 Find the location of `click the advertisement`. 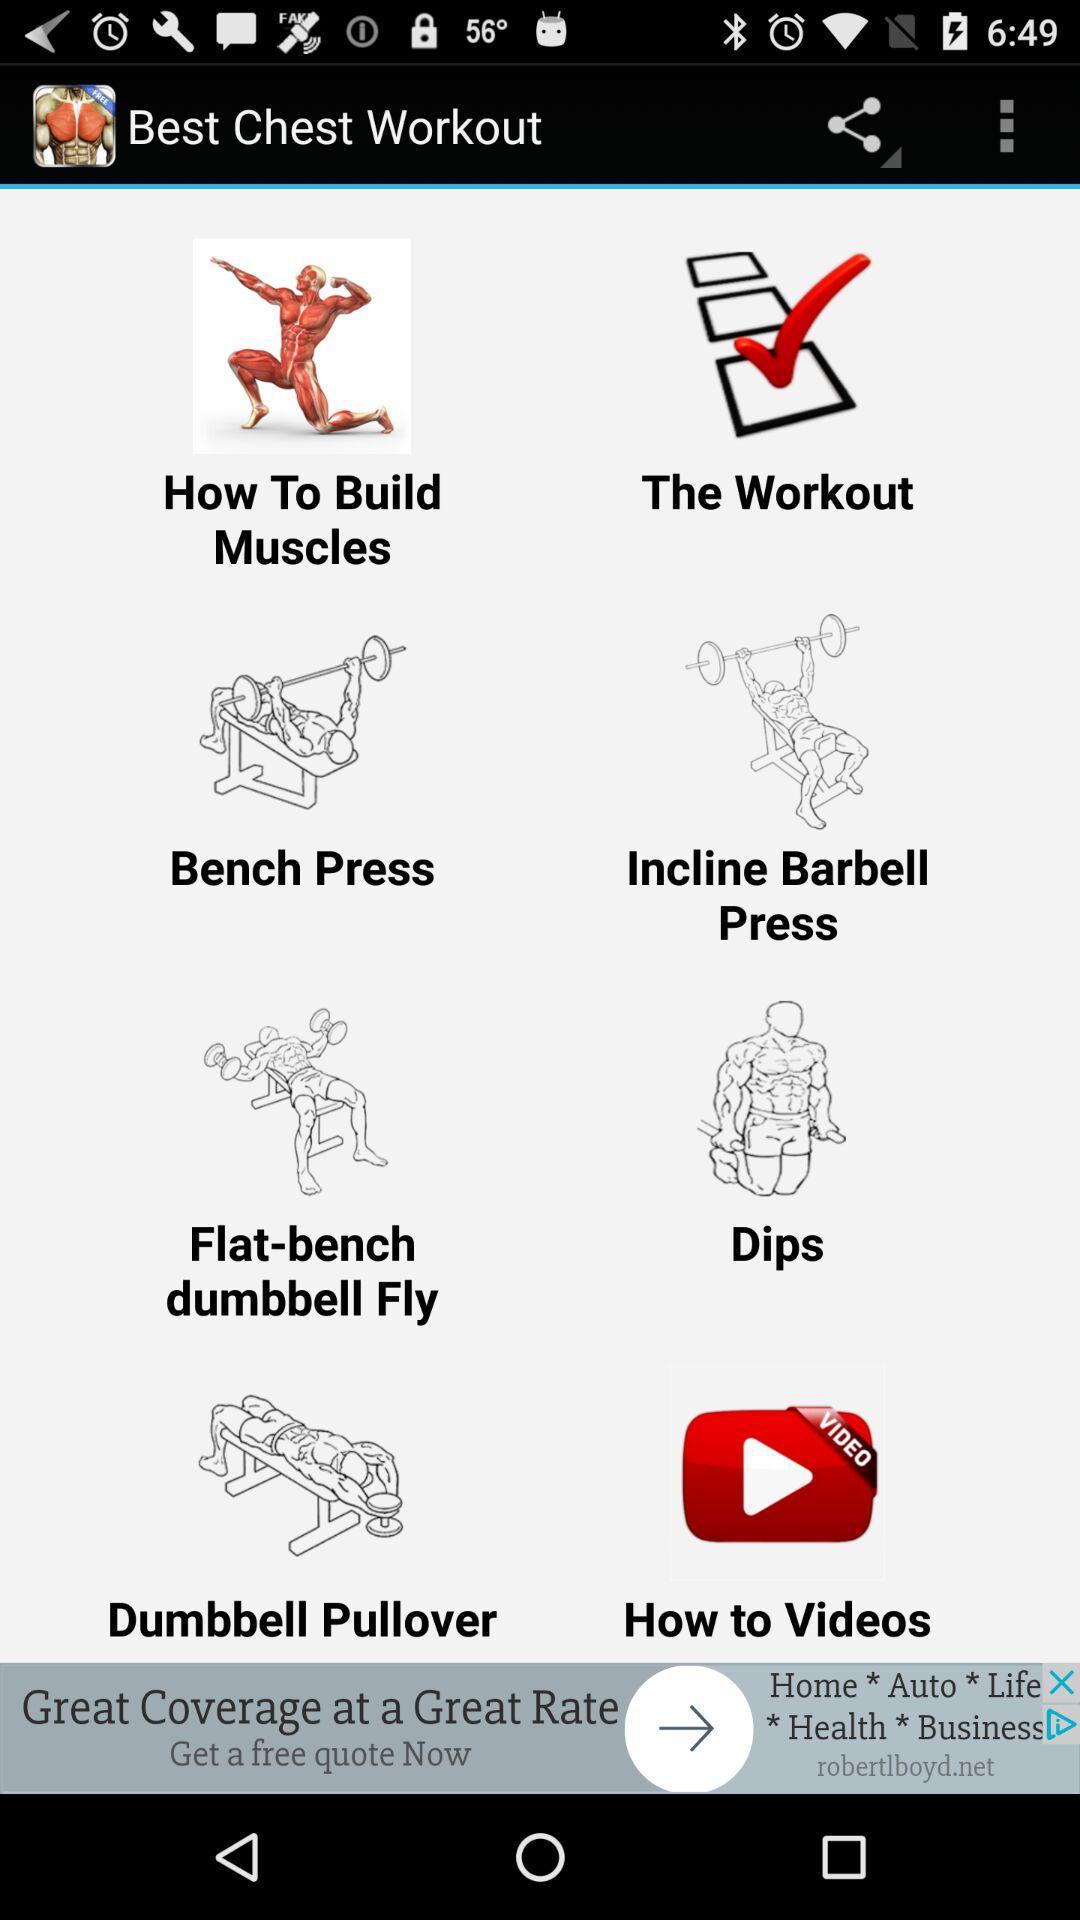

click the advertisement is located at coordinates (540, 1727).